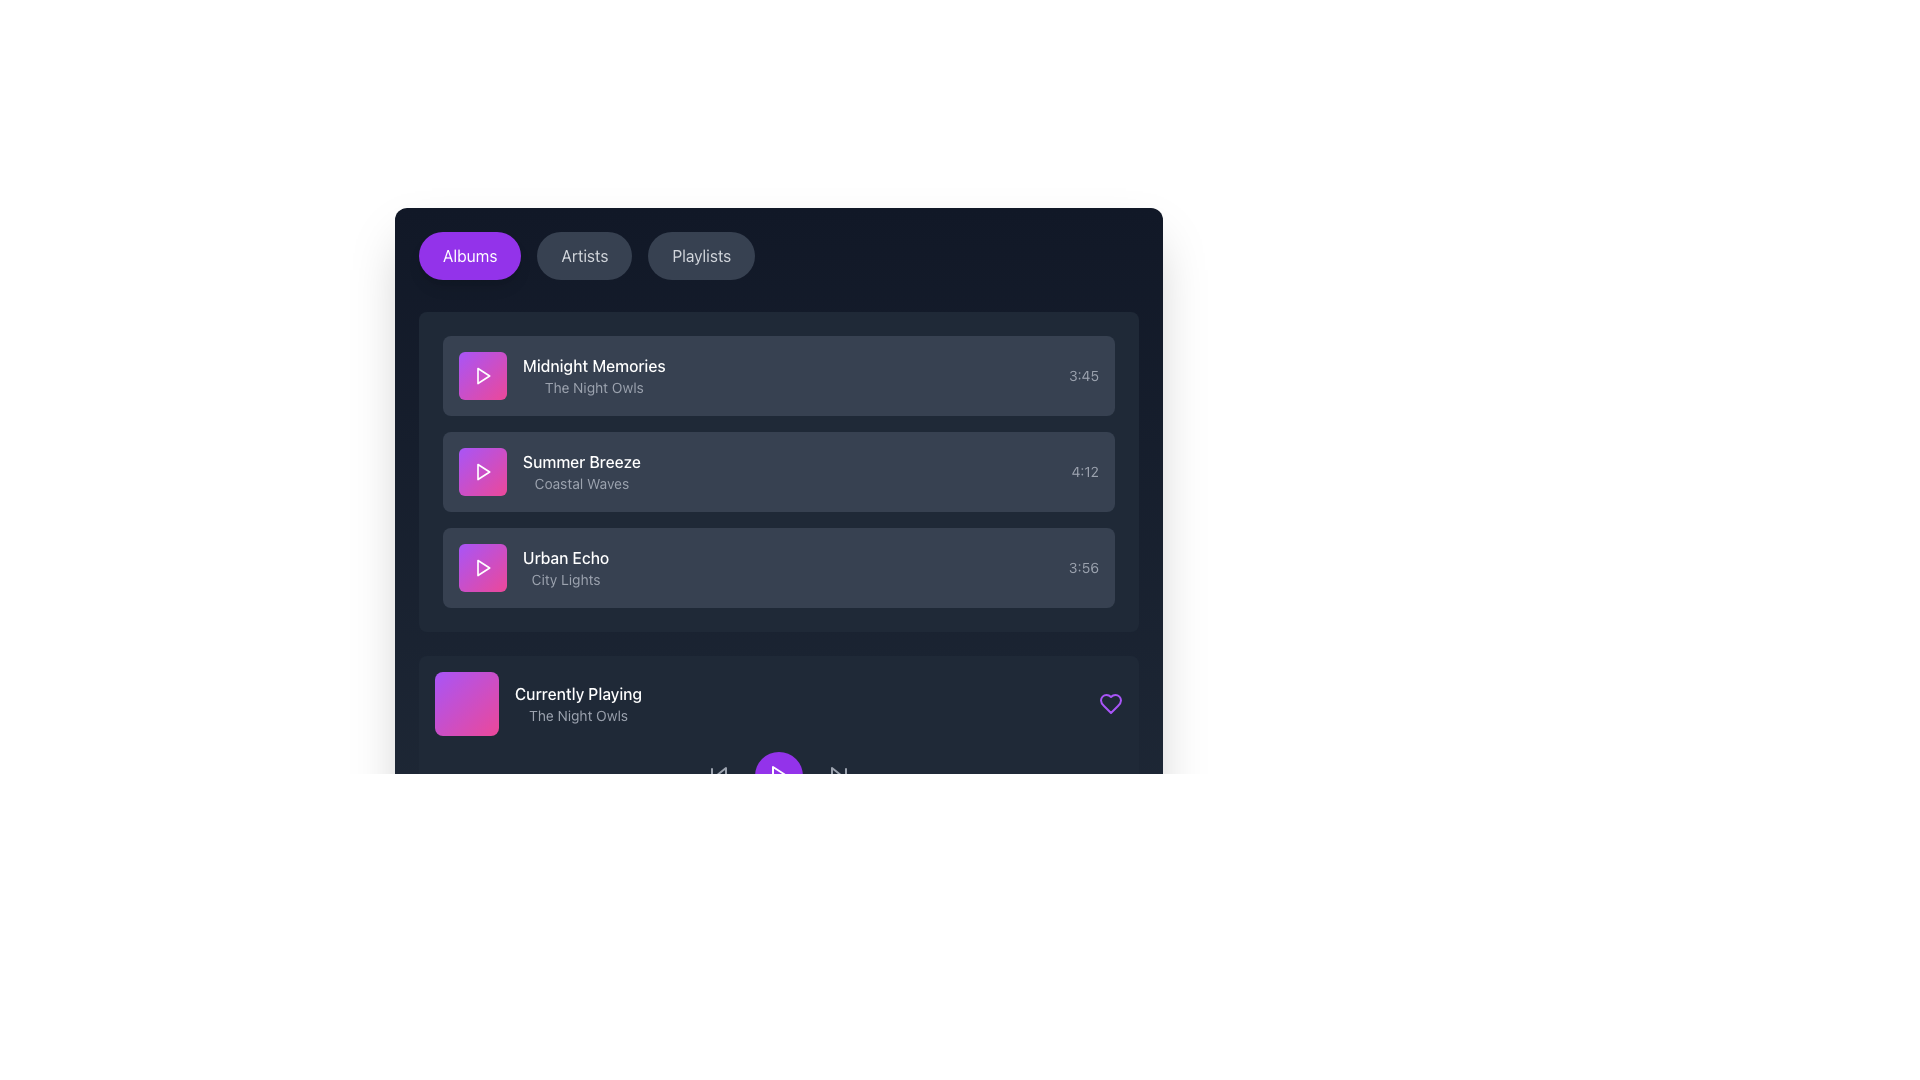  What do you see at coordinates (583, 254) in the screenshot?
I see `the 'Artists' button, which is a rounded rectangular button with a dark gray background and white text` at bounding box center [583, 254].